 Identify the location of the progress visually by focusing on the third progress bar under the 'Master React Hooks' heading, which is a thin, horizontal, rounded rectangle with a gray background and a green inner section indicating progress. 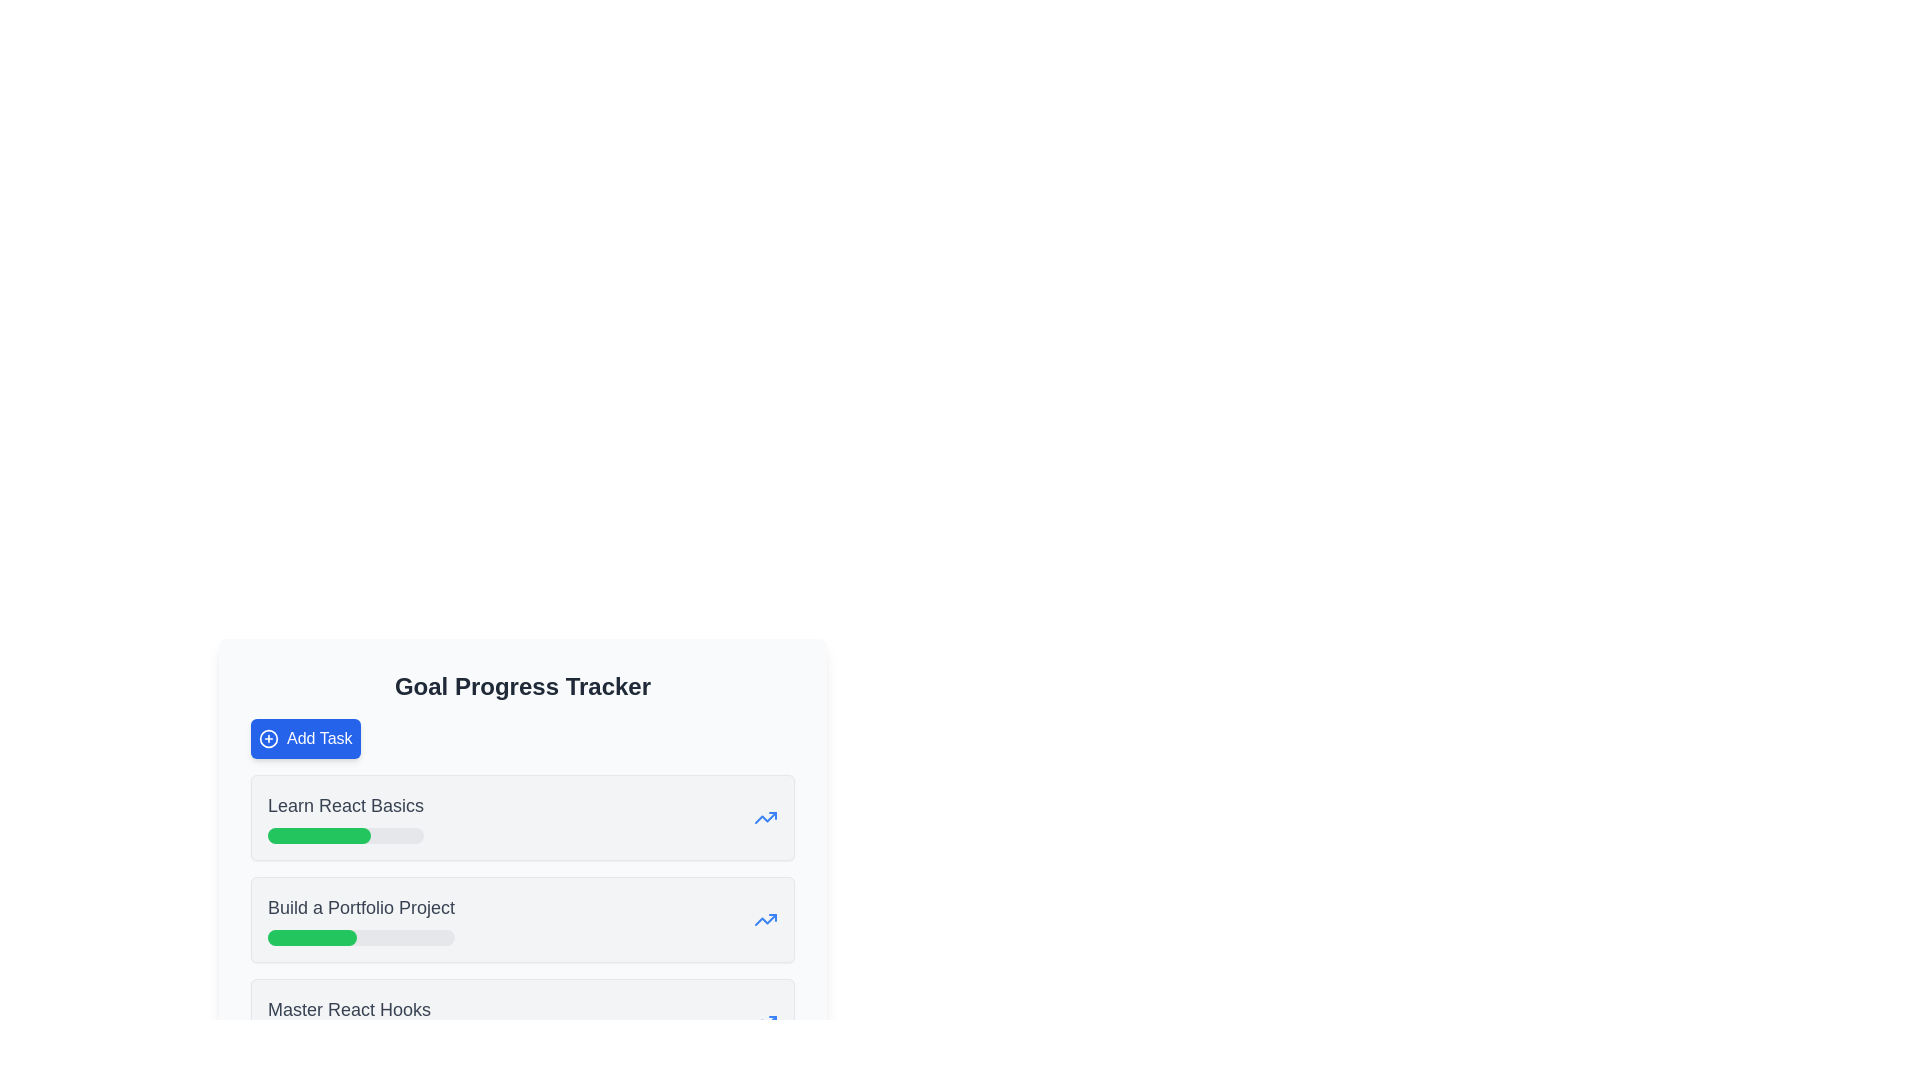
(349, 1039).